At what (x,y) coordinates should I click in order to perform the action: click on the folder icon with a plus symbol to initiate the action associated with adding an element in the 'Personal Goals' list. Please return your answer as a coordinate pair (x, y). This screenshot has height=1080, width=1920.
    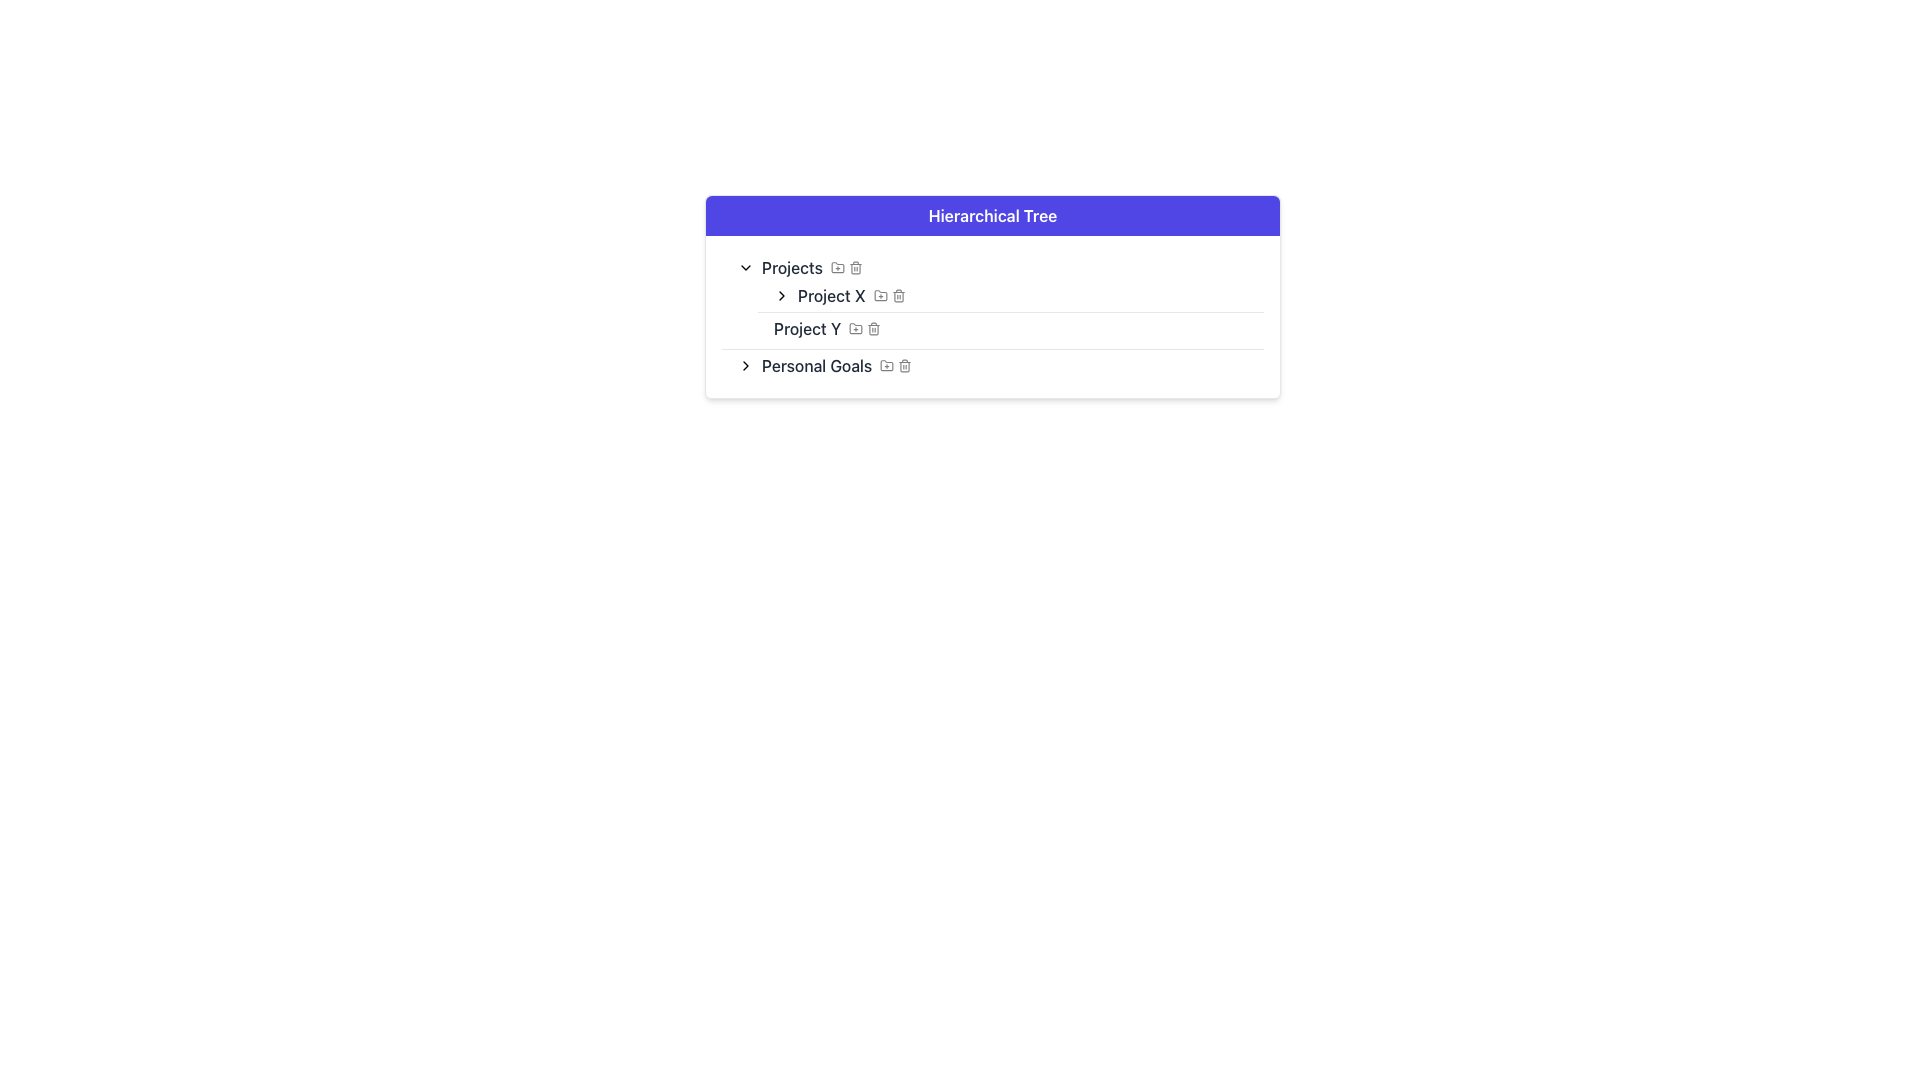
    Looking at the image, I should click on (886, 366).